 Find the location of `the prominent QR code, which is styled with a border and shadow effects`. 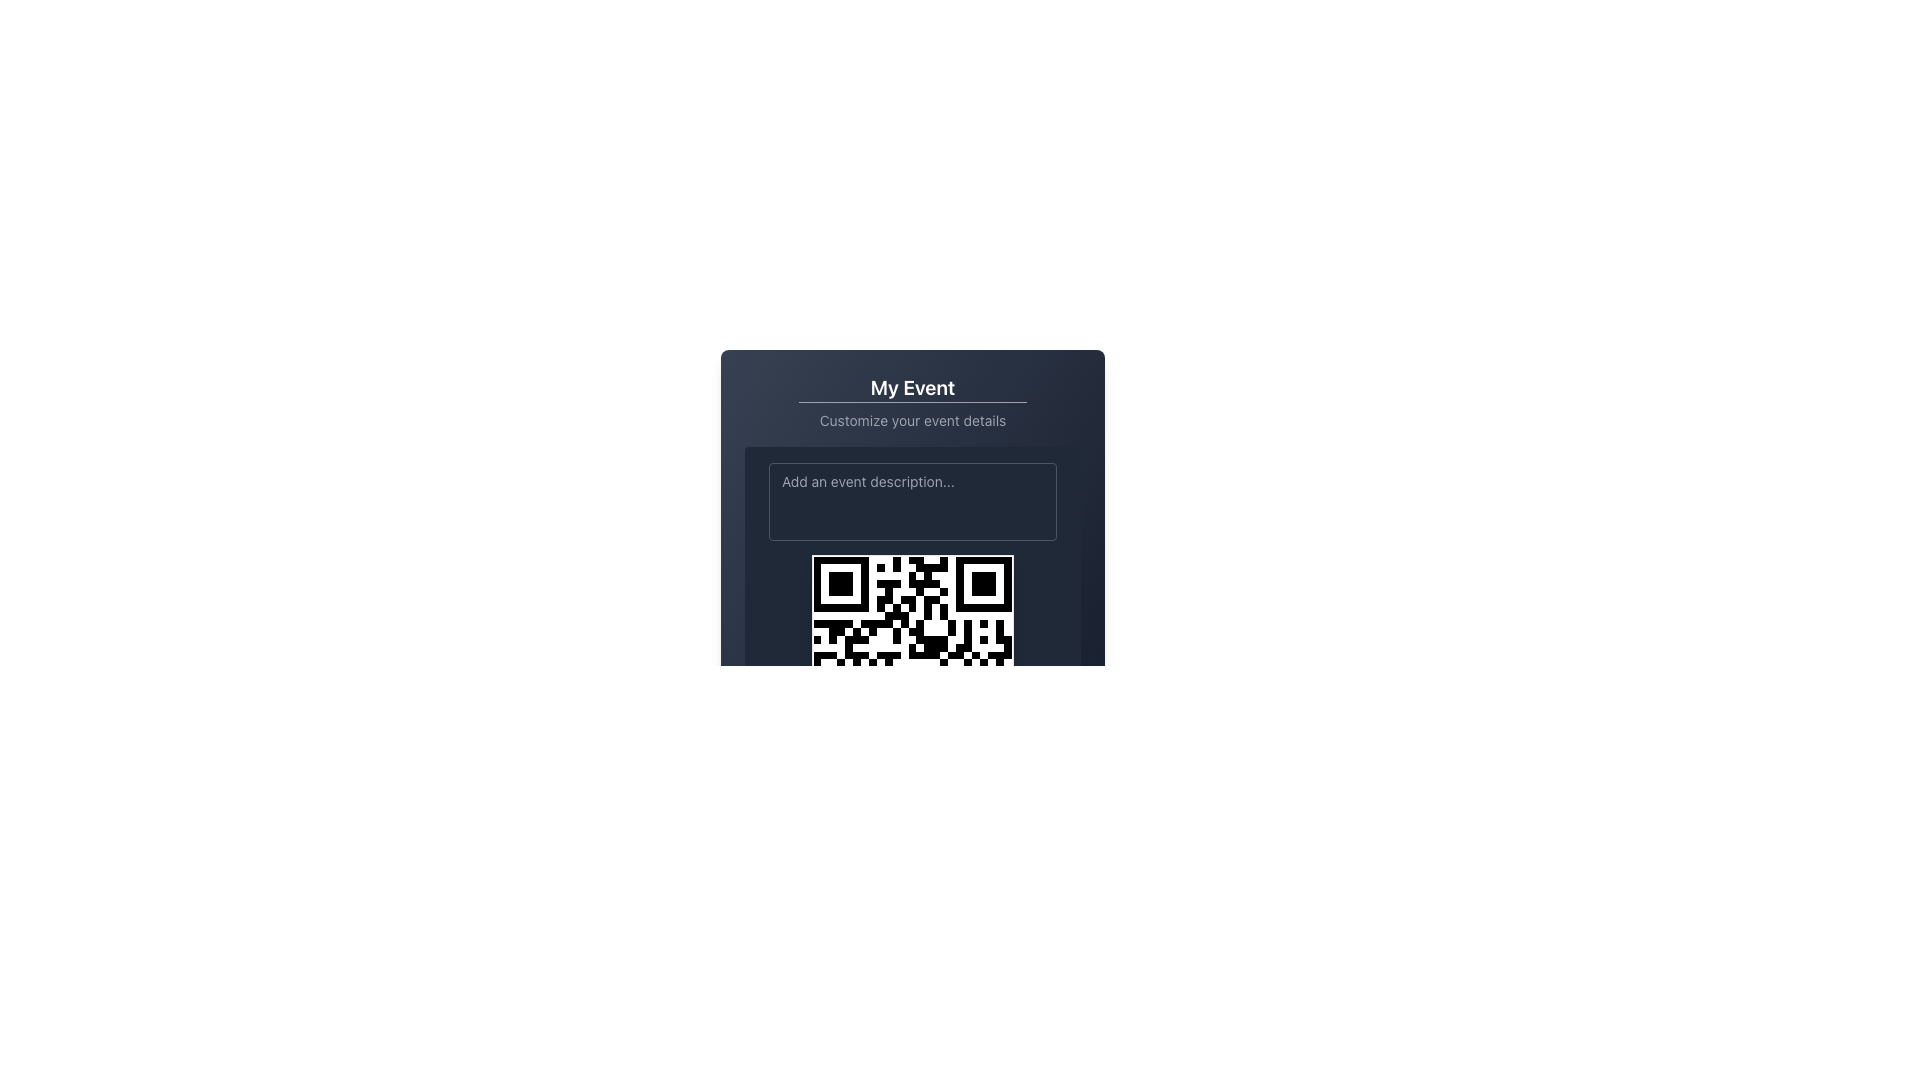

the prominent QR code, which is styled with a border and shadow effects is located at coordinates (911, 655).